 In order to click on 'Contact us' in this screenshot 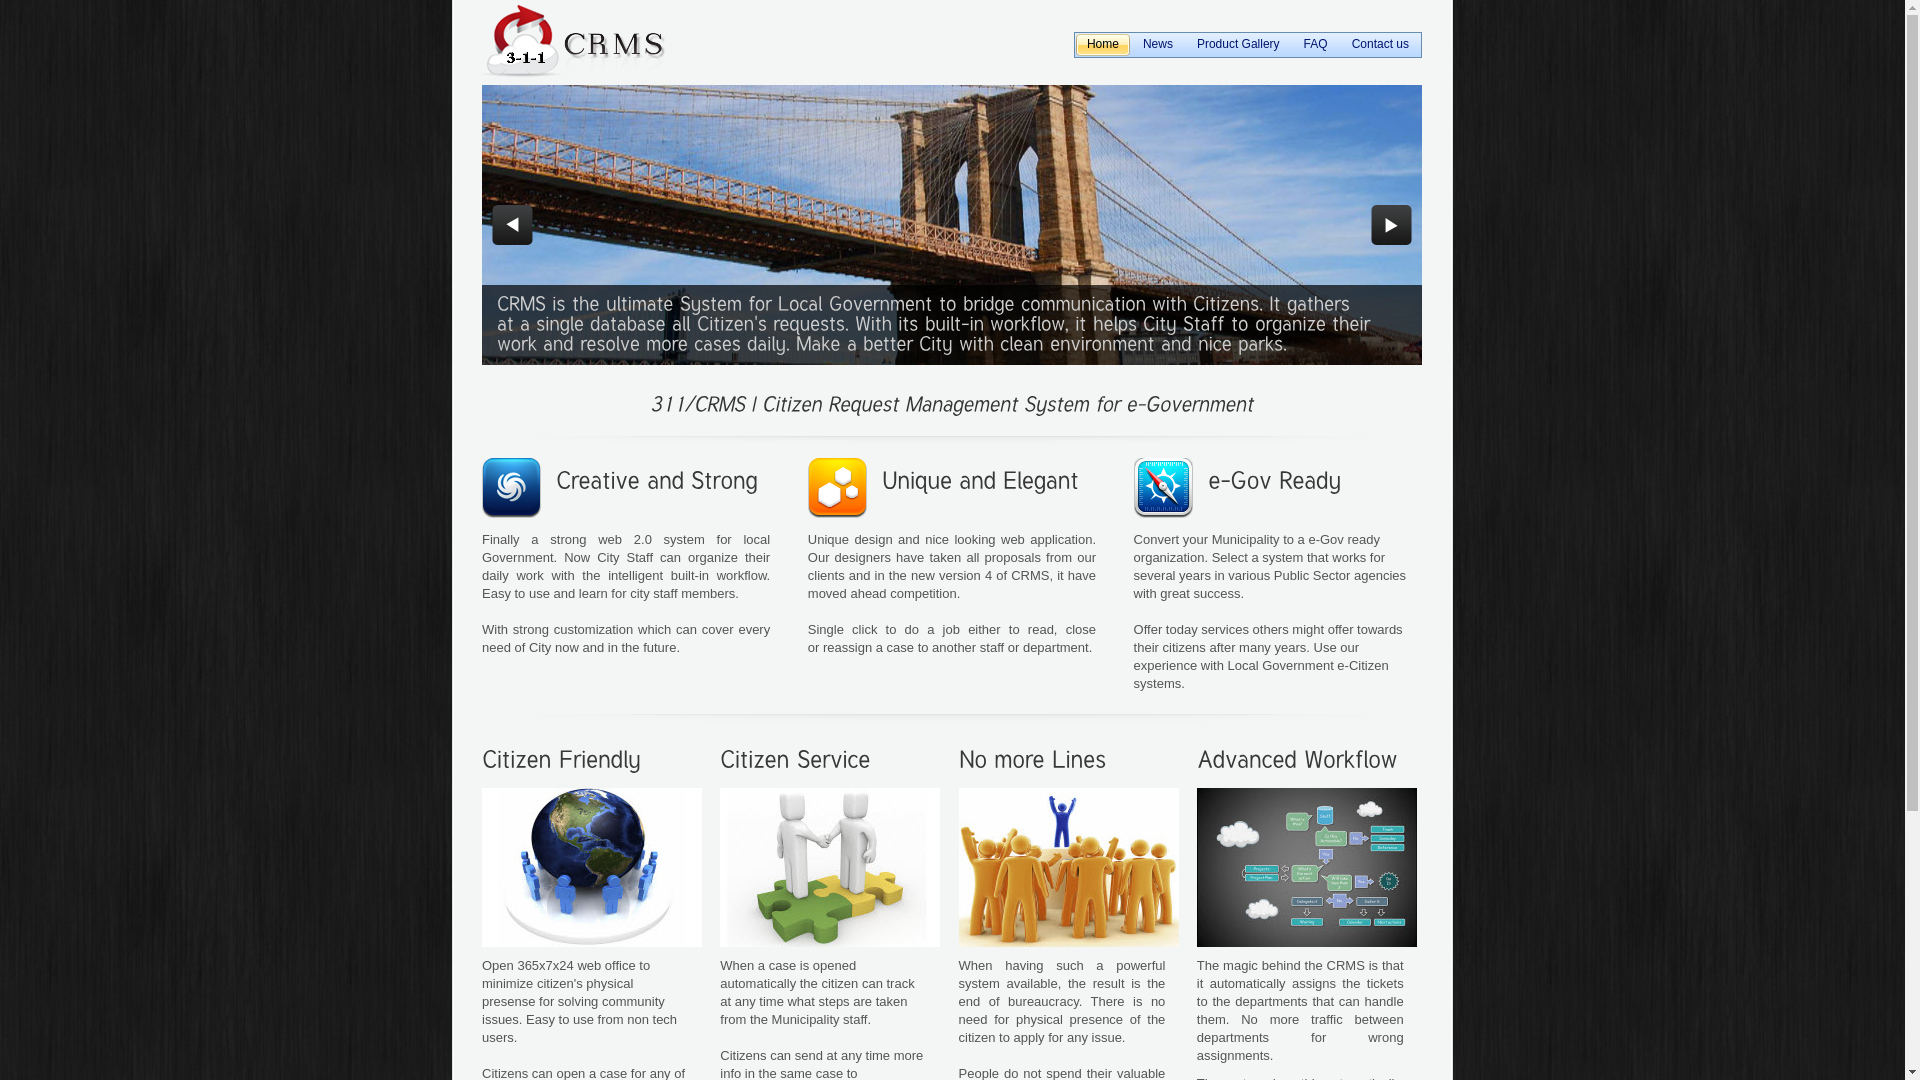, I will do `click(1379, 45)`.